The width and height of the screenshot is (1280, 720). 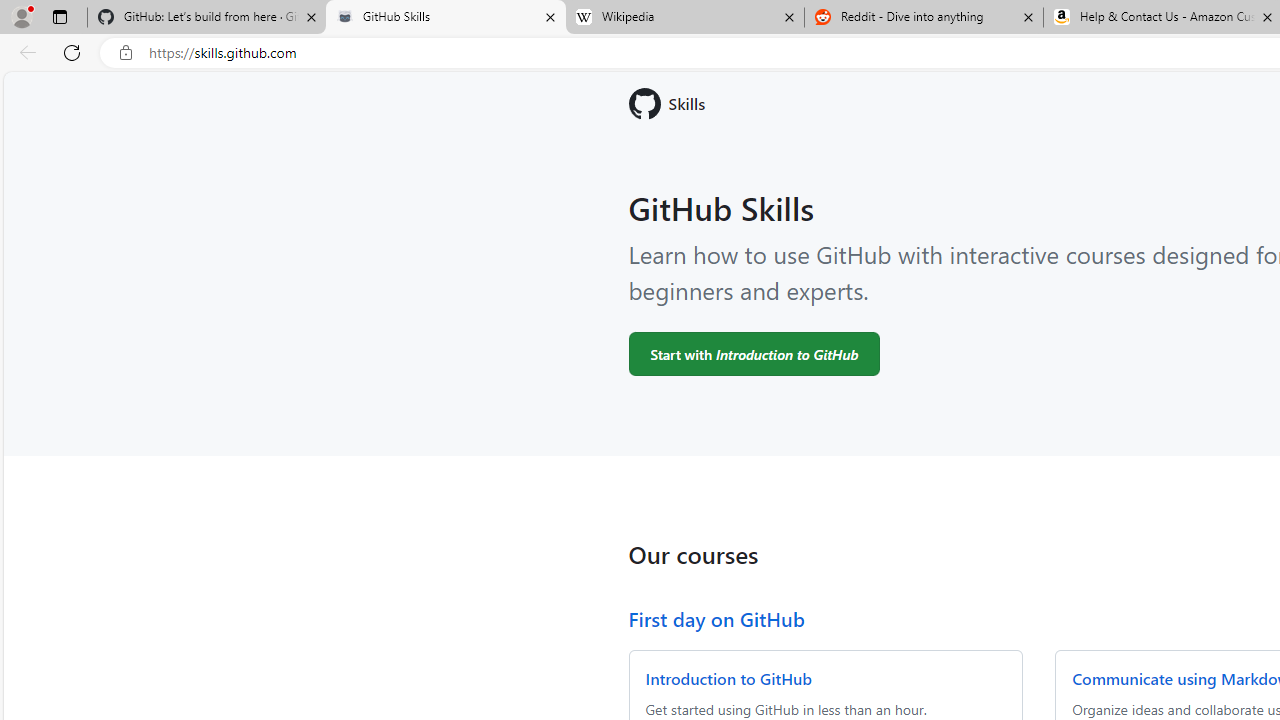 What do you see at coordinates (684, 17) in the screenshot?
I see `'Wikipedia'` at bounding box center [684, 17].